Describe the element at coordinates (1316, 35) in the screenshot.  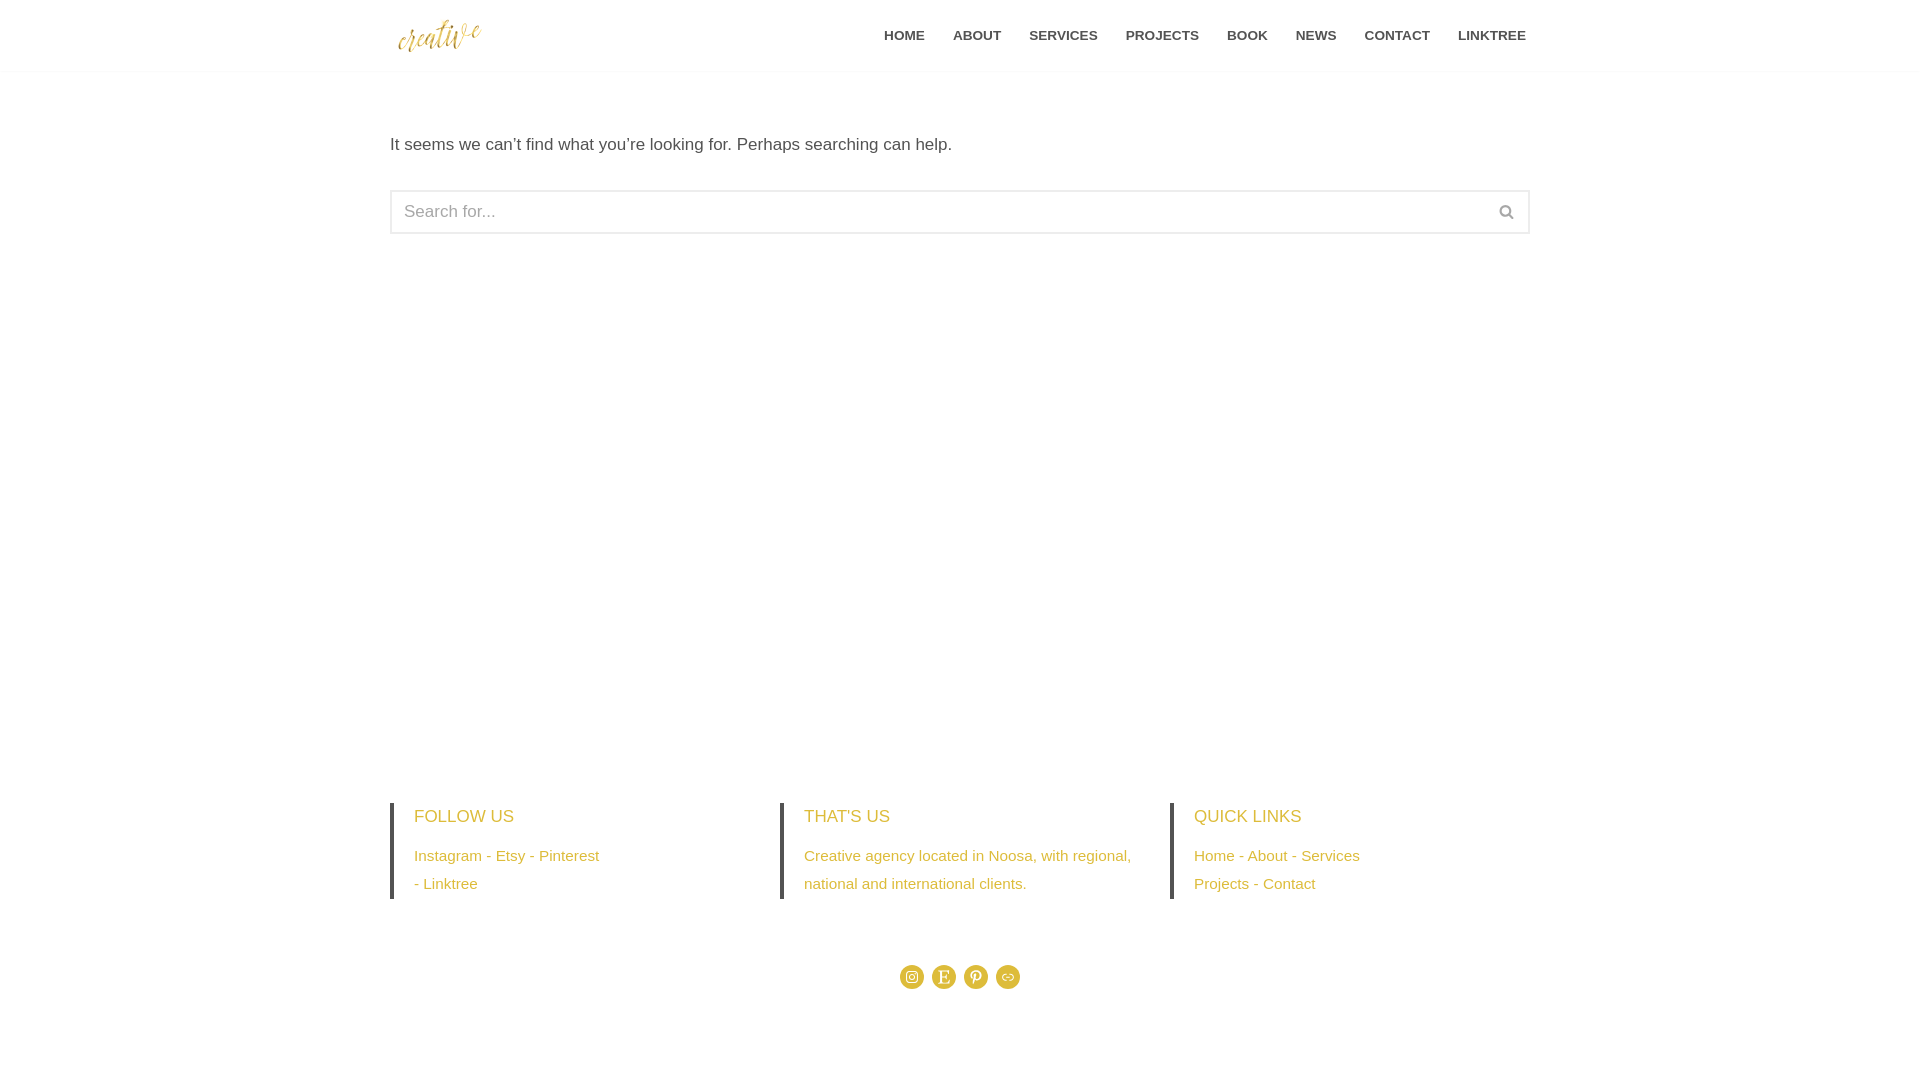
I see `'NEWS'` at that location.